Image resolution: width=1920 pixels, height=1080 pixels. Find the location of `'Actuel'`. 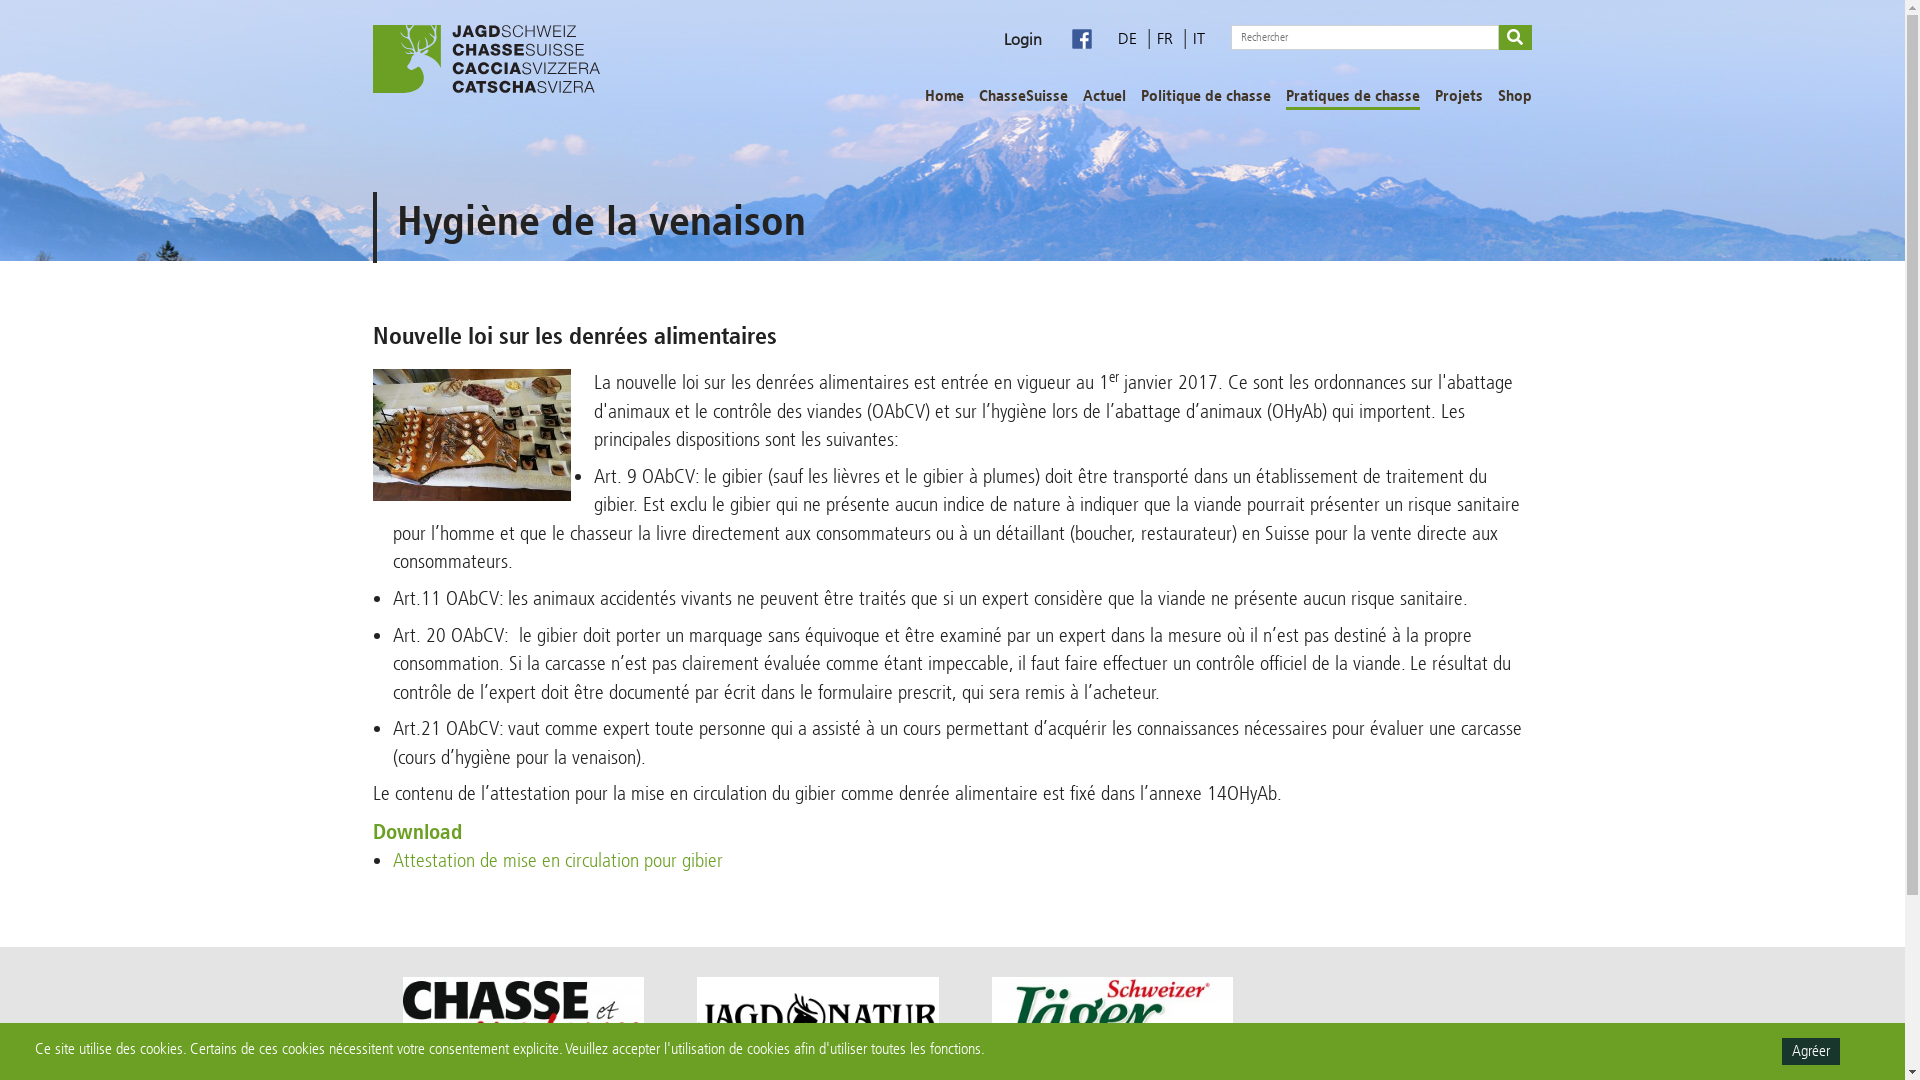

'Actuel' is located at coordinates (1103, 97).